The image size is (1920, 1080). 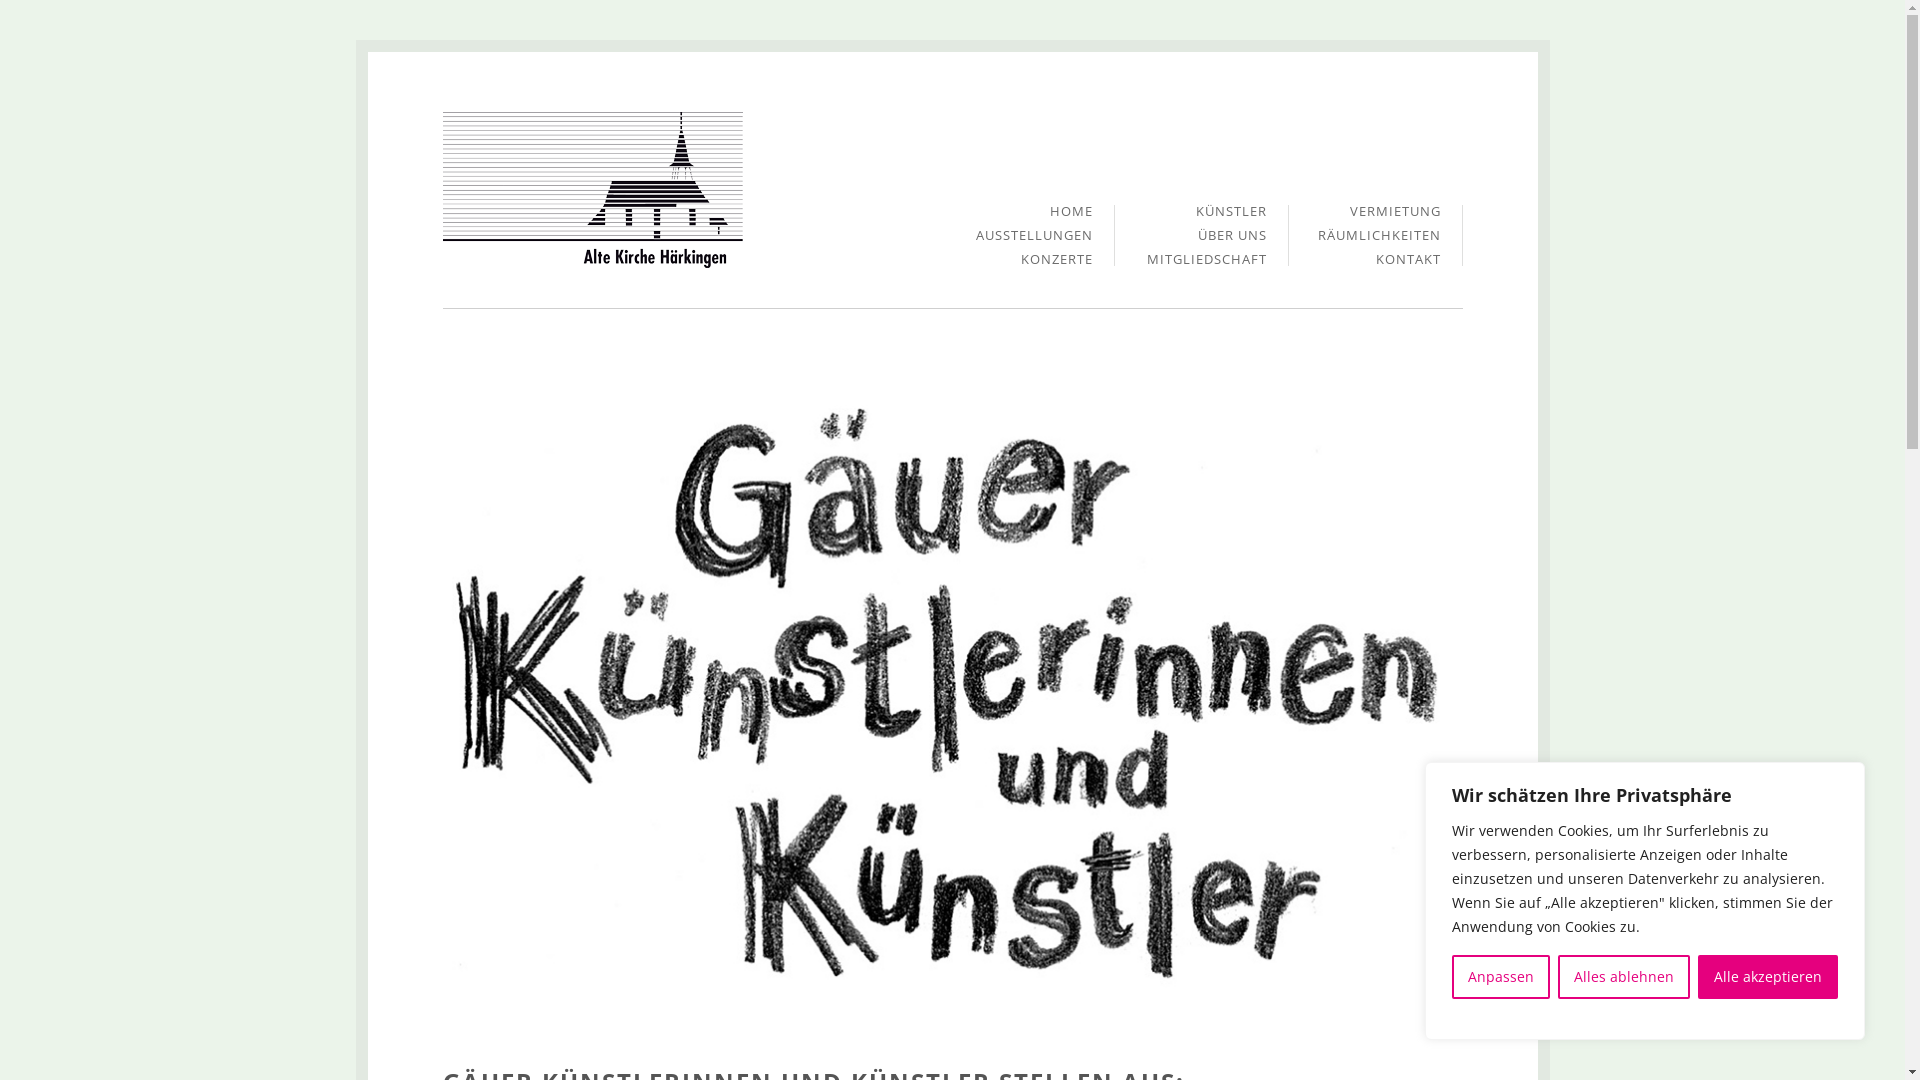 What do you see at coordinates (1070, 216) in the screenshot?
I see `'HOME'` at bounding box center [1070, 216].